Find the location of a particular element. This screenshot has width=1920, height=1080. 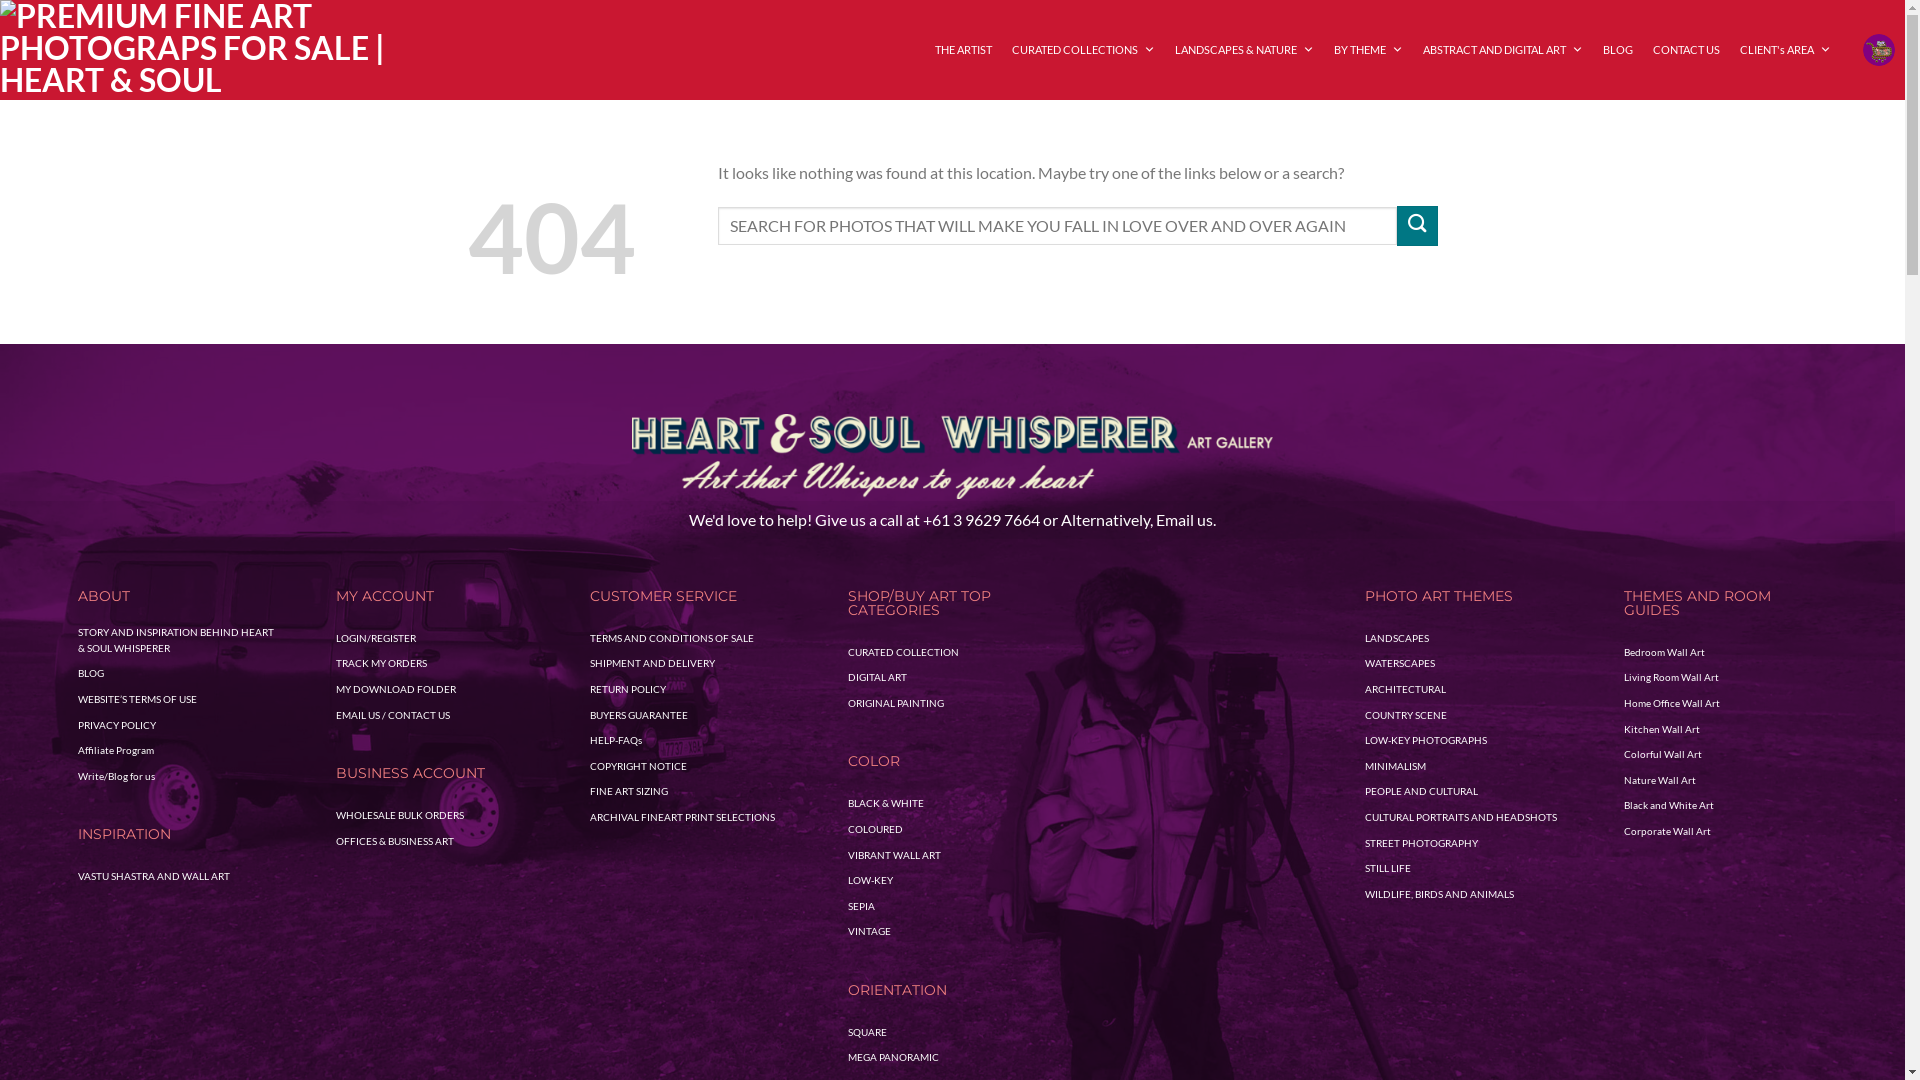

'STILL LIFE' is located at coordinates (1386, 866).